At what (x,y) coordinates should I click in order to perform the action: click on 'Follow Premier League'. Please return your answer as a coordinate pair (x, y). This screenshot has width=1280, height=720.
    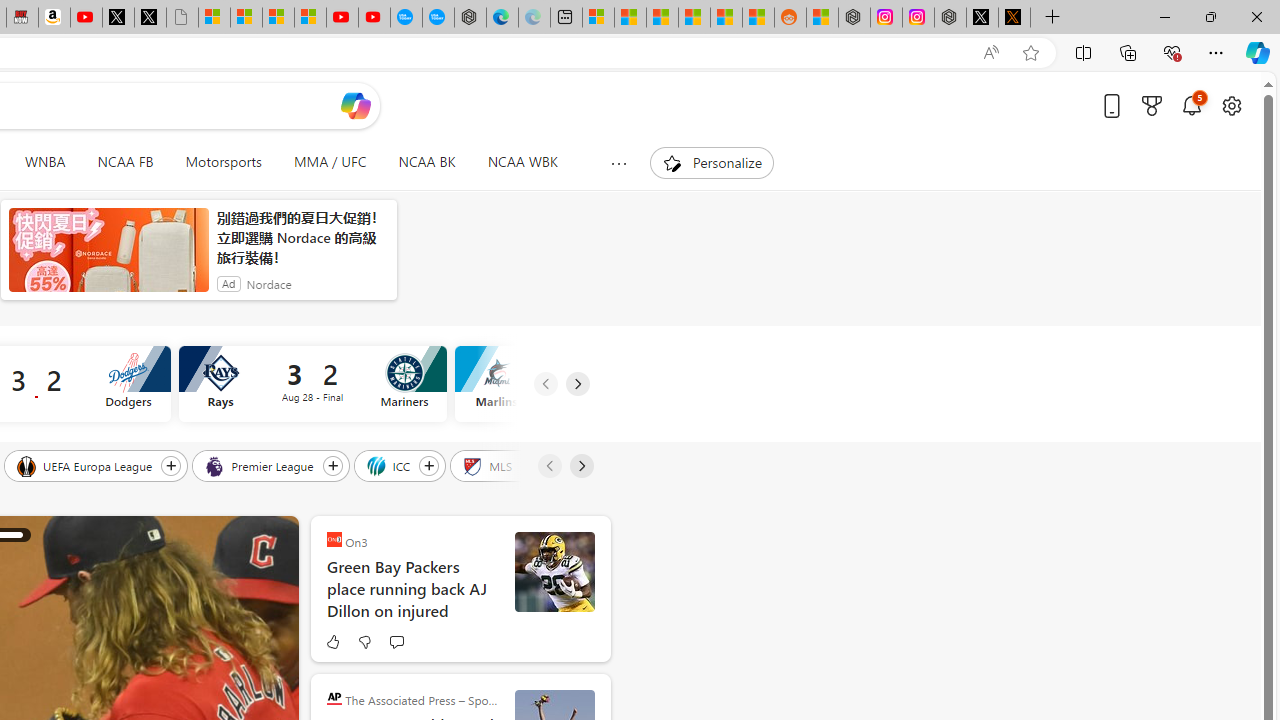
    Looking at the image, I should click on (332, 465).